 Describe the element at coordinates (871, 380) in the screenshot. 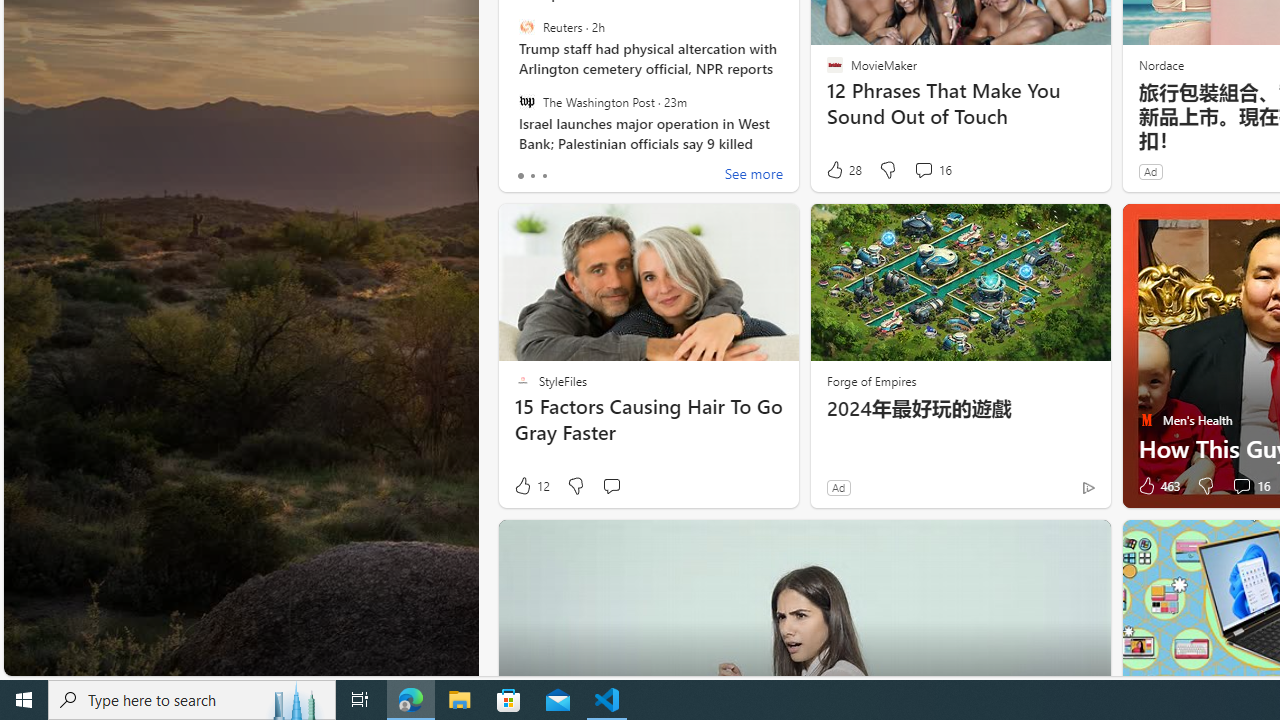

I see `'Forge of Empires'` at that location.